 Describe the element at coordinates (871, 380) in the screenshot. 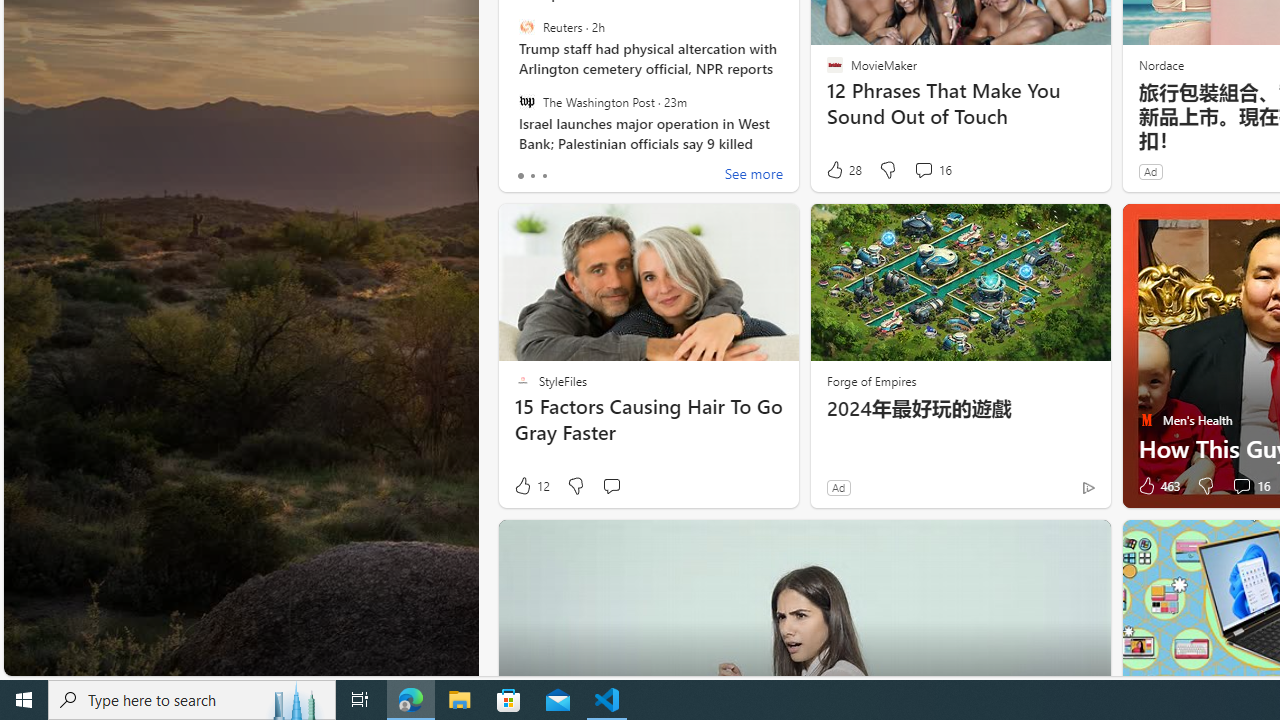

I see `'Forge of Empires'` at that location.